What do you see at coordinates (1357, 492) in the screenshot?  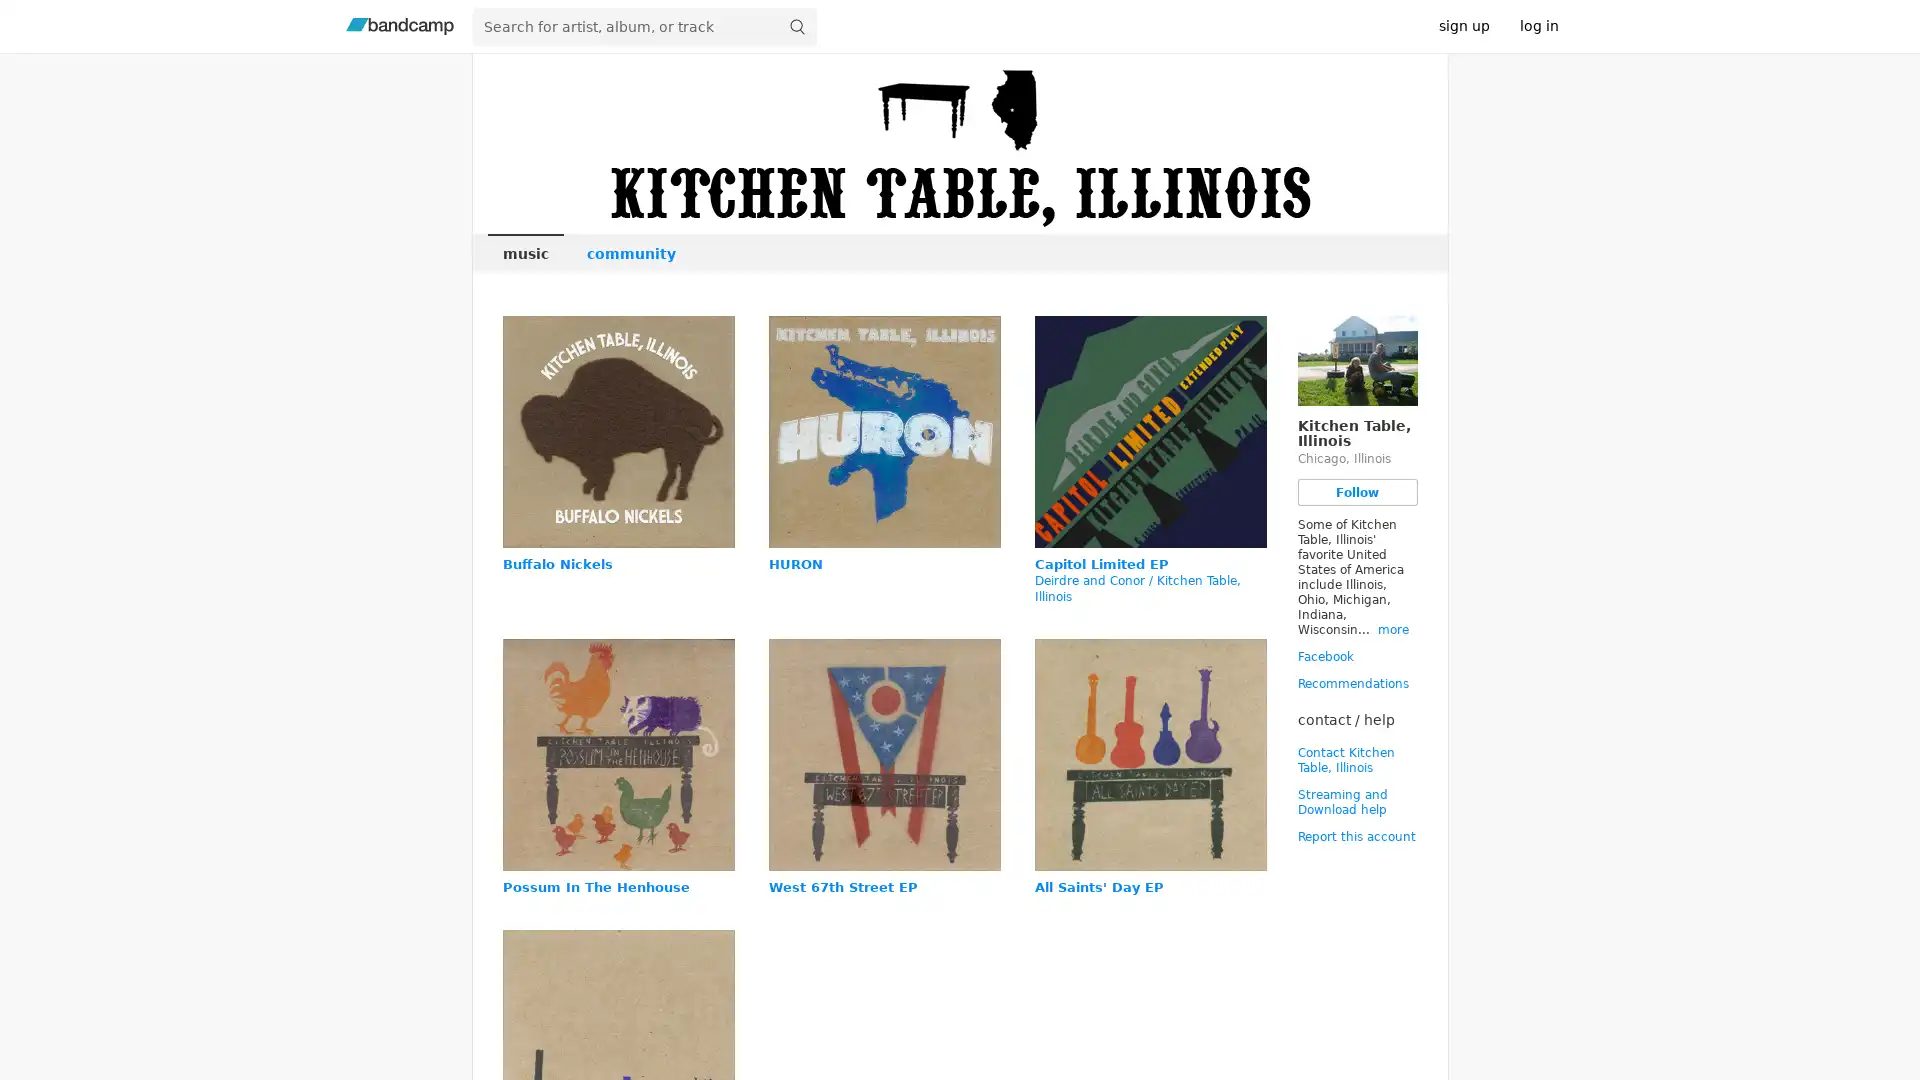 I see `Follow` at bounding box center [1357, 492].